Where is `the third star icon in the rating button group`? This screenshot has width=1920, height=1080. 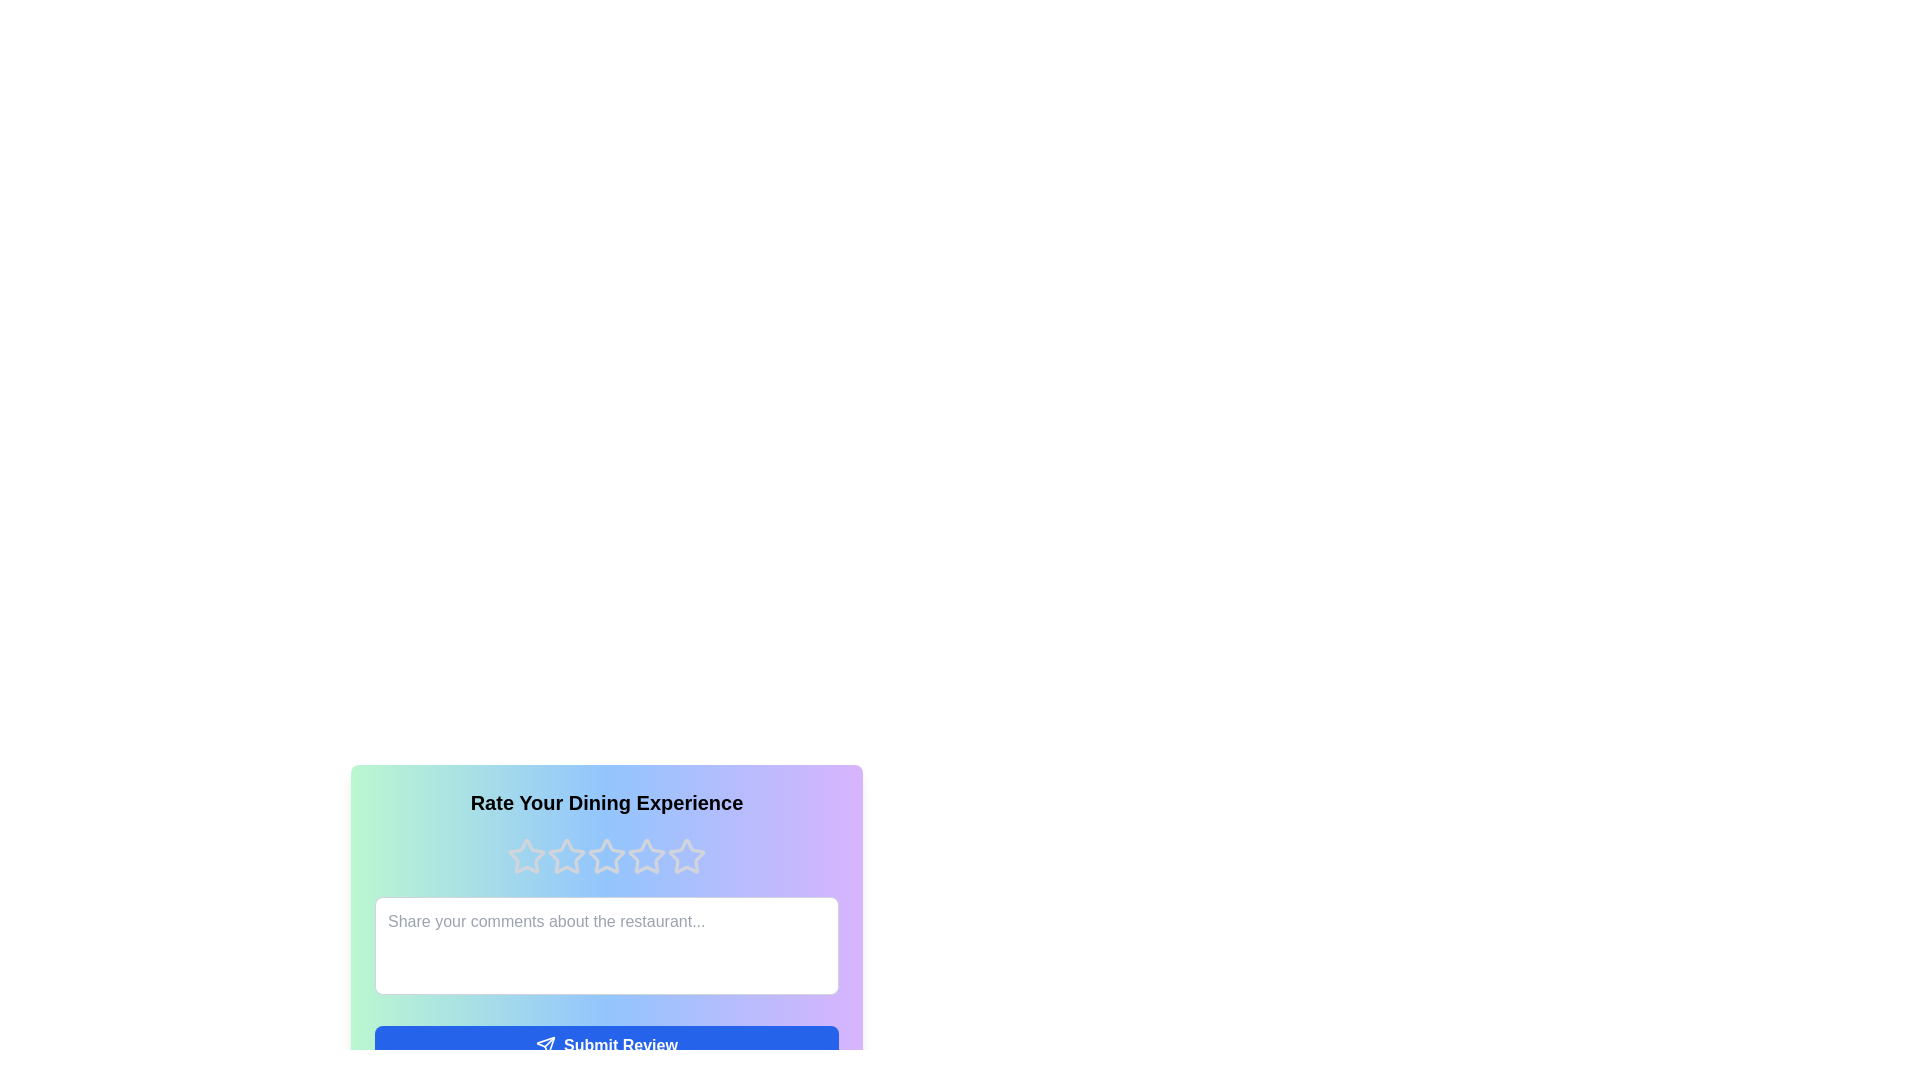 the third star icon in the rating button group is located at coordinates (605, 855).